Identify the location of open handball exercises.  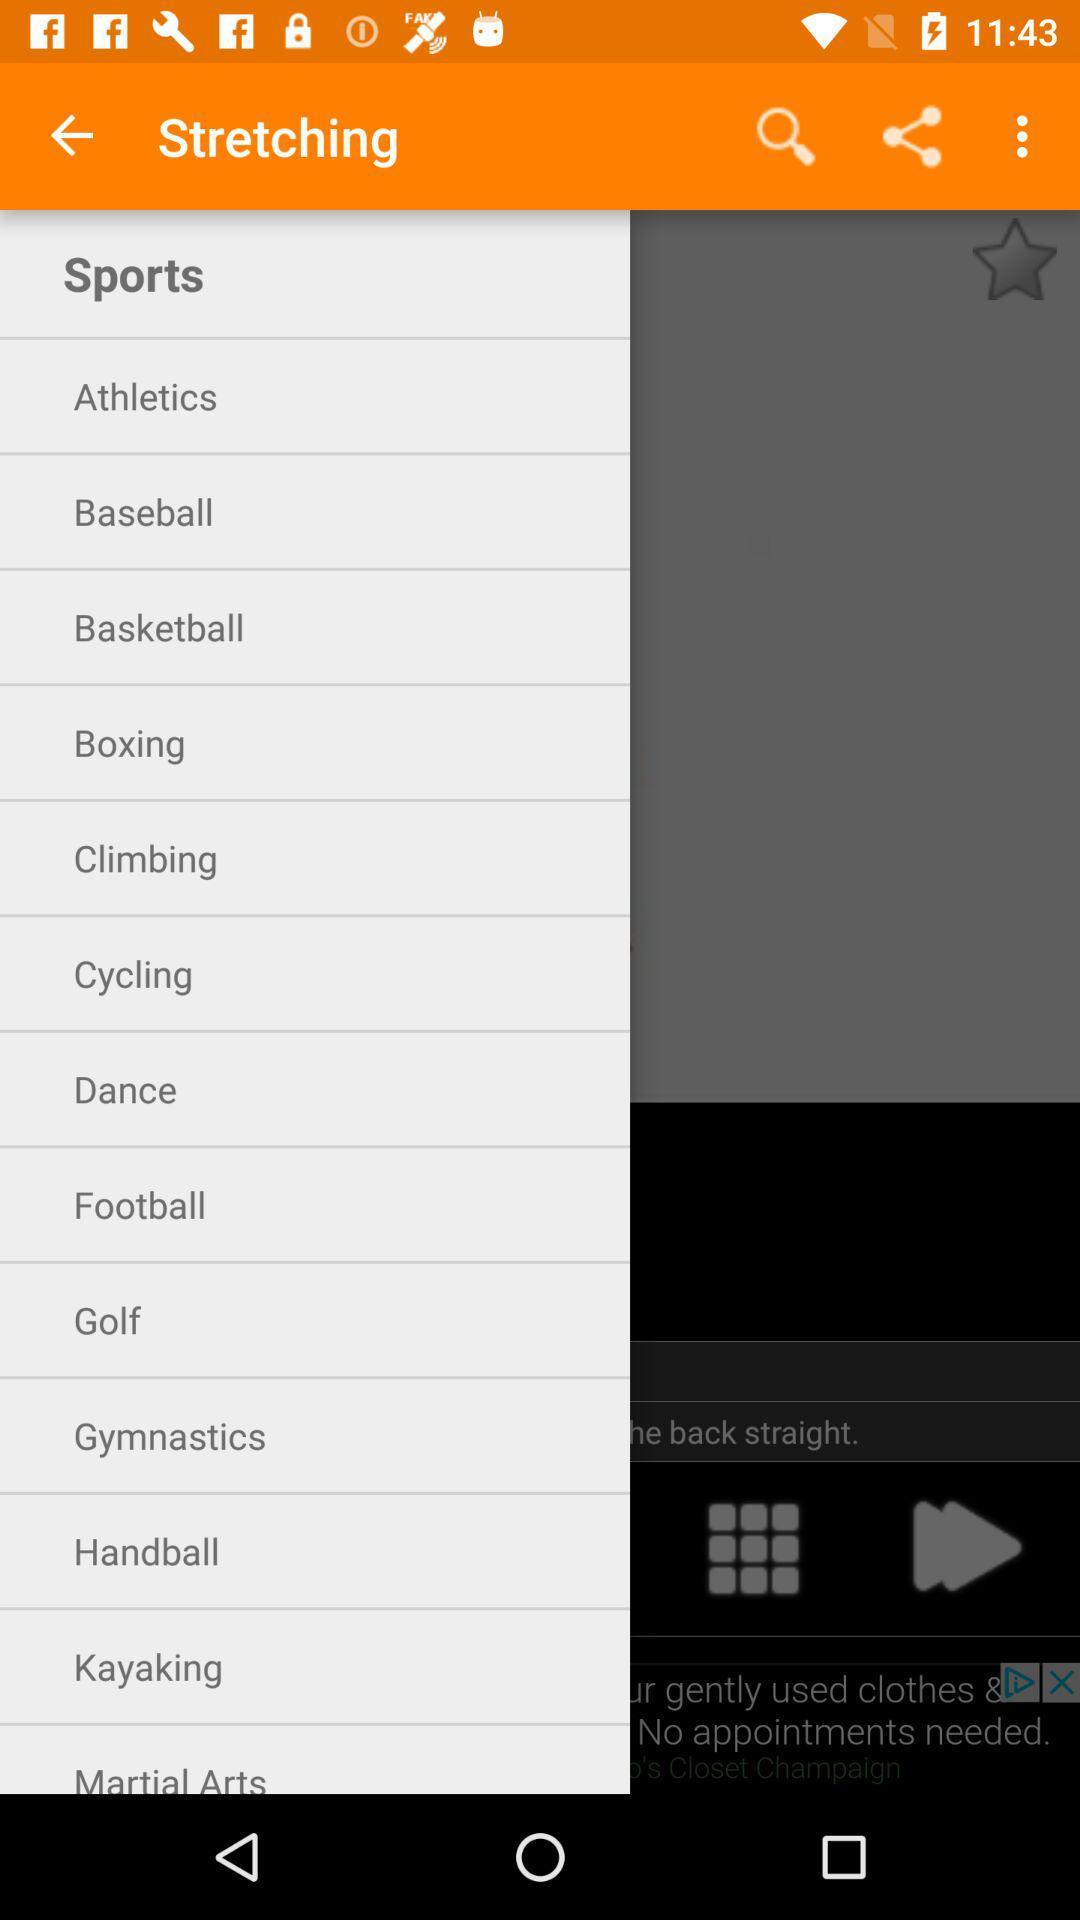
(114, 1547).